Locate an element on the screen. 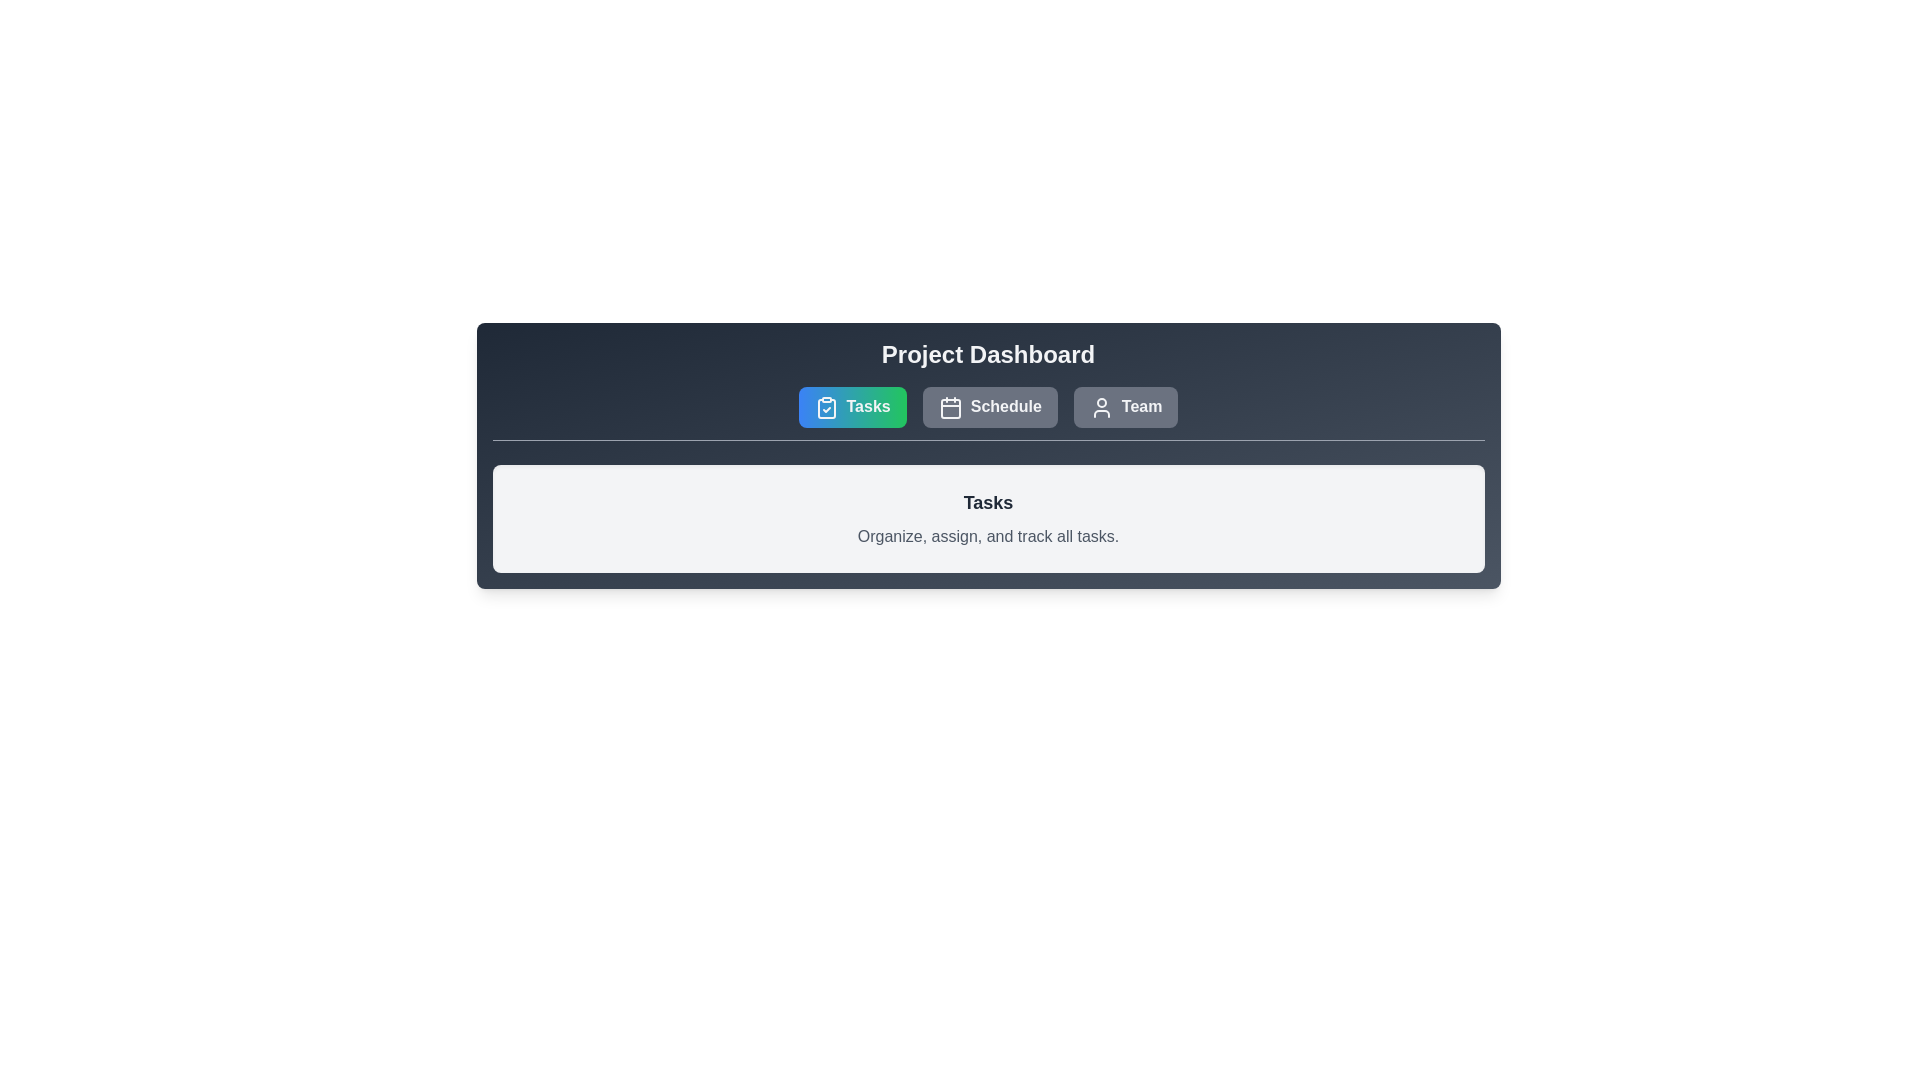 Image resolution: width=1920 pixels, height=1080 pixels. the decorative icon within the 'Tasks' button located on the top navigation bar, which visually represents the concept of 'Tasks' is located at coordinates (826, 406).